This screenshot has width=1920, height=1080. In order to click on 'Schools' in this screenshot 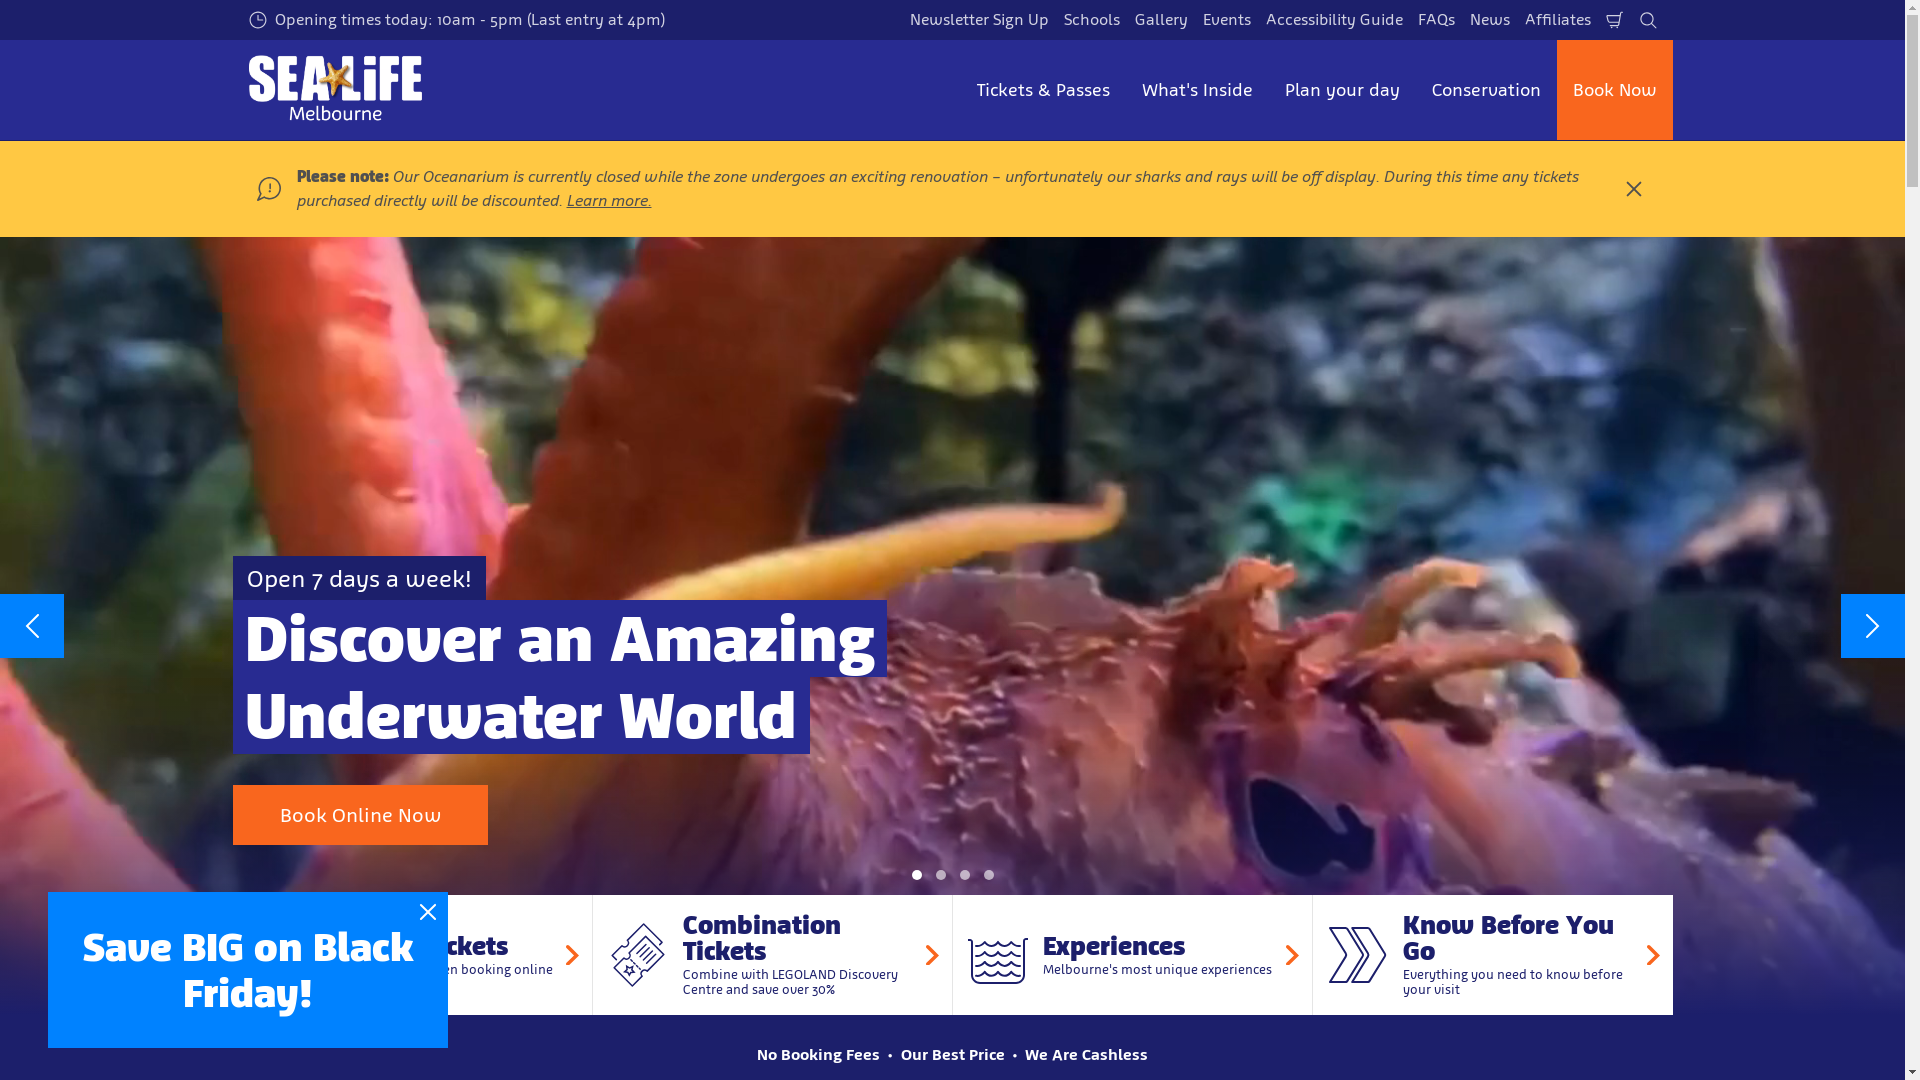, I will do `click(1089, 19)`.